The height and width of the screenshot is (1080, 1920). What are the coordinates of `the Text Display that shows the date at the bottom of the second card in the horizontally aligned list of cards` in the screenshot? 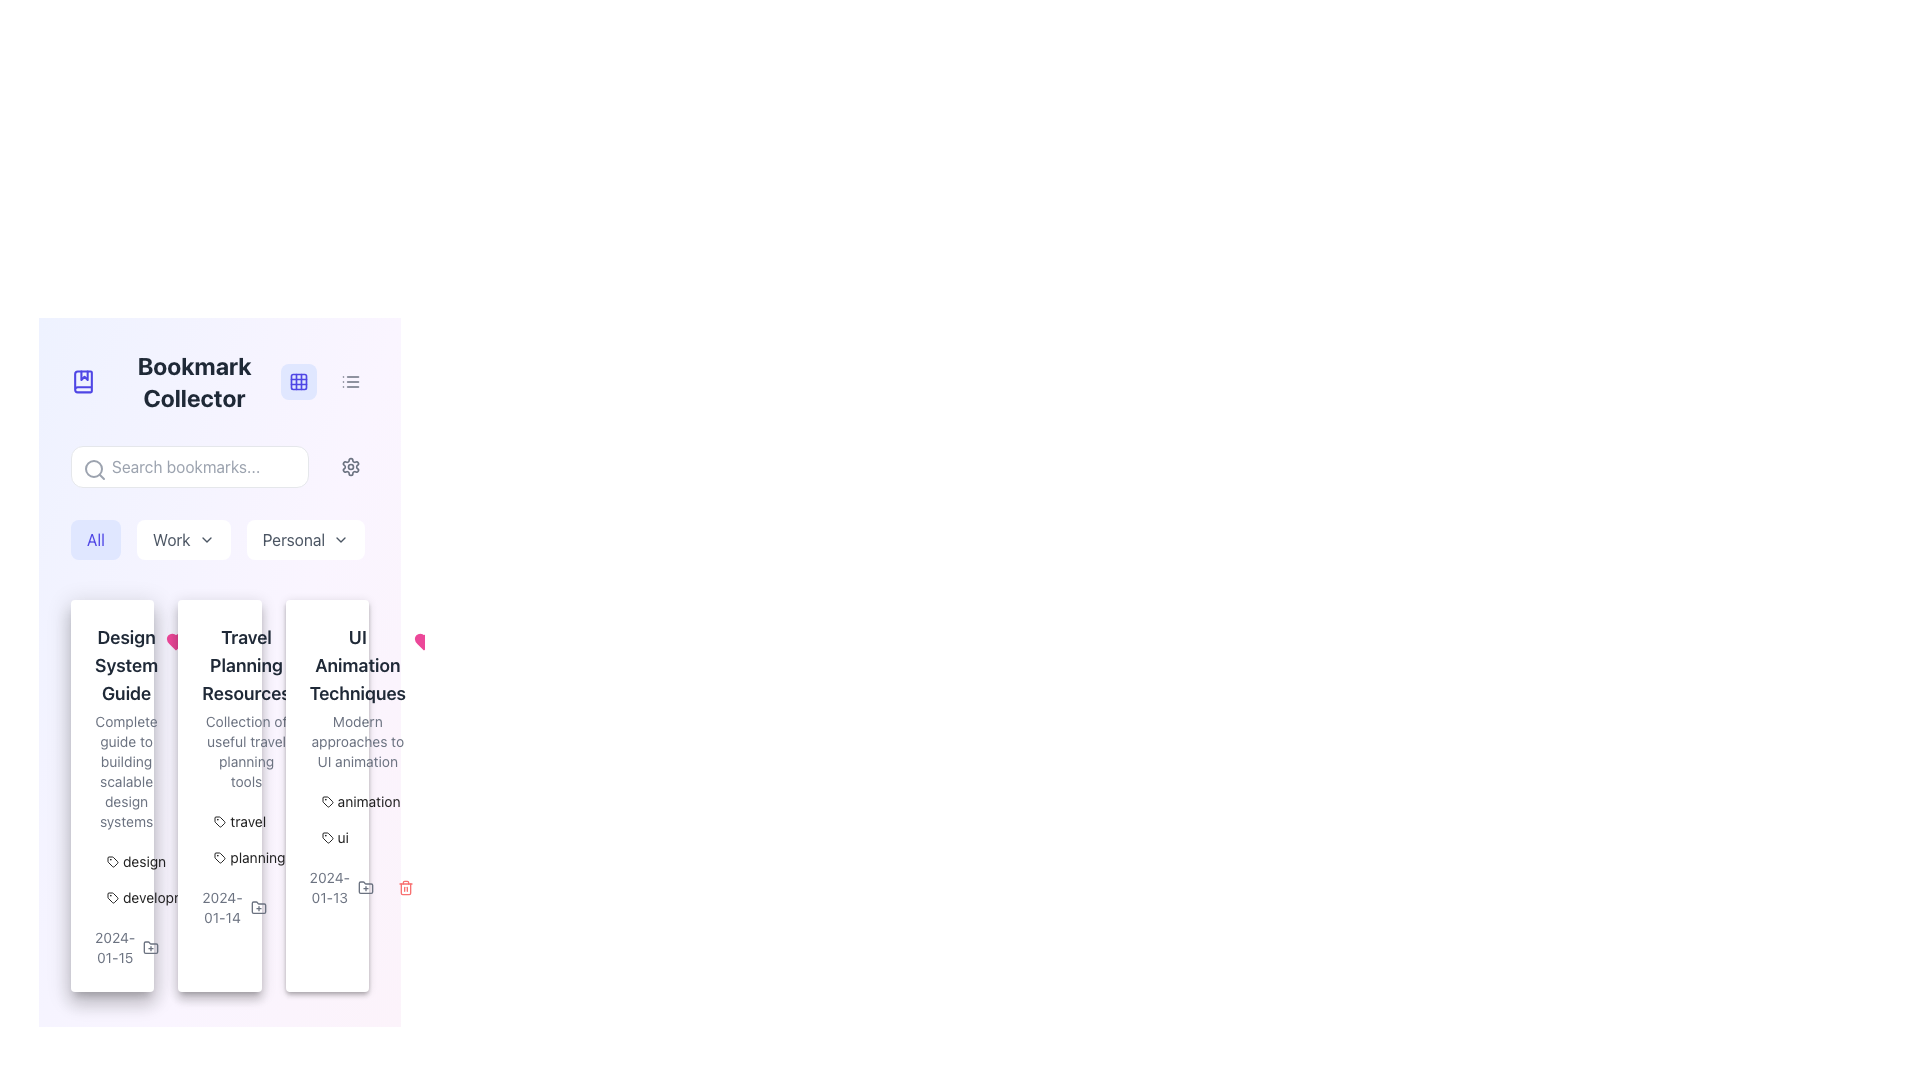 It's located at (222, 907).